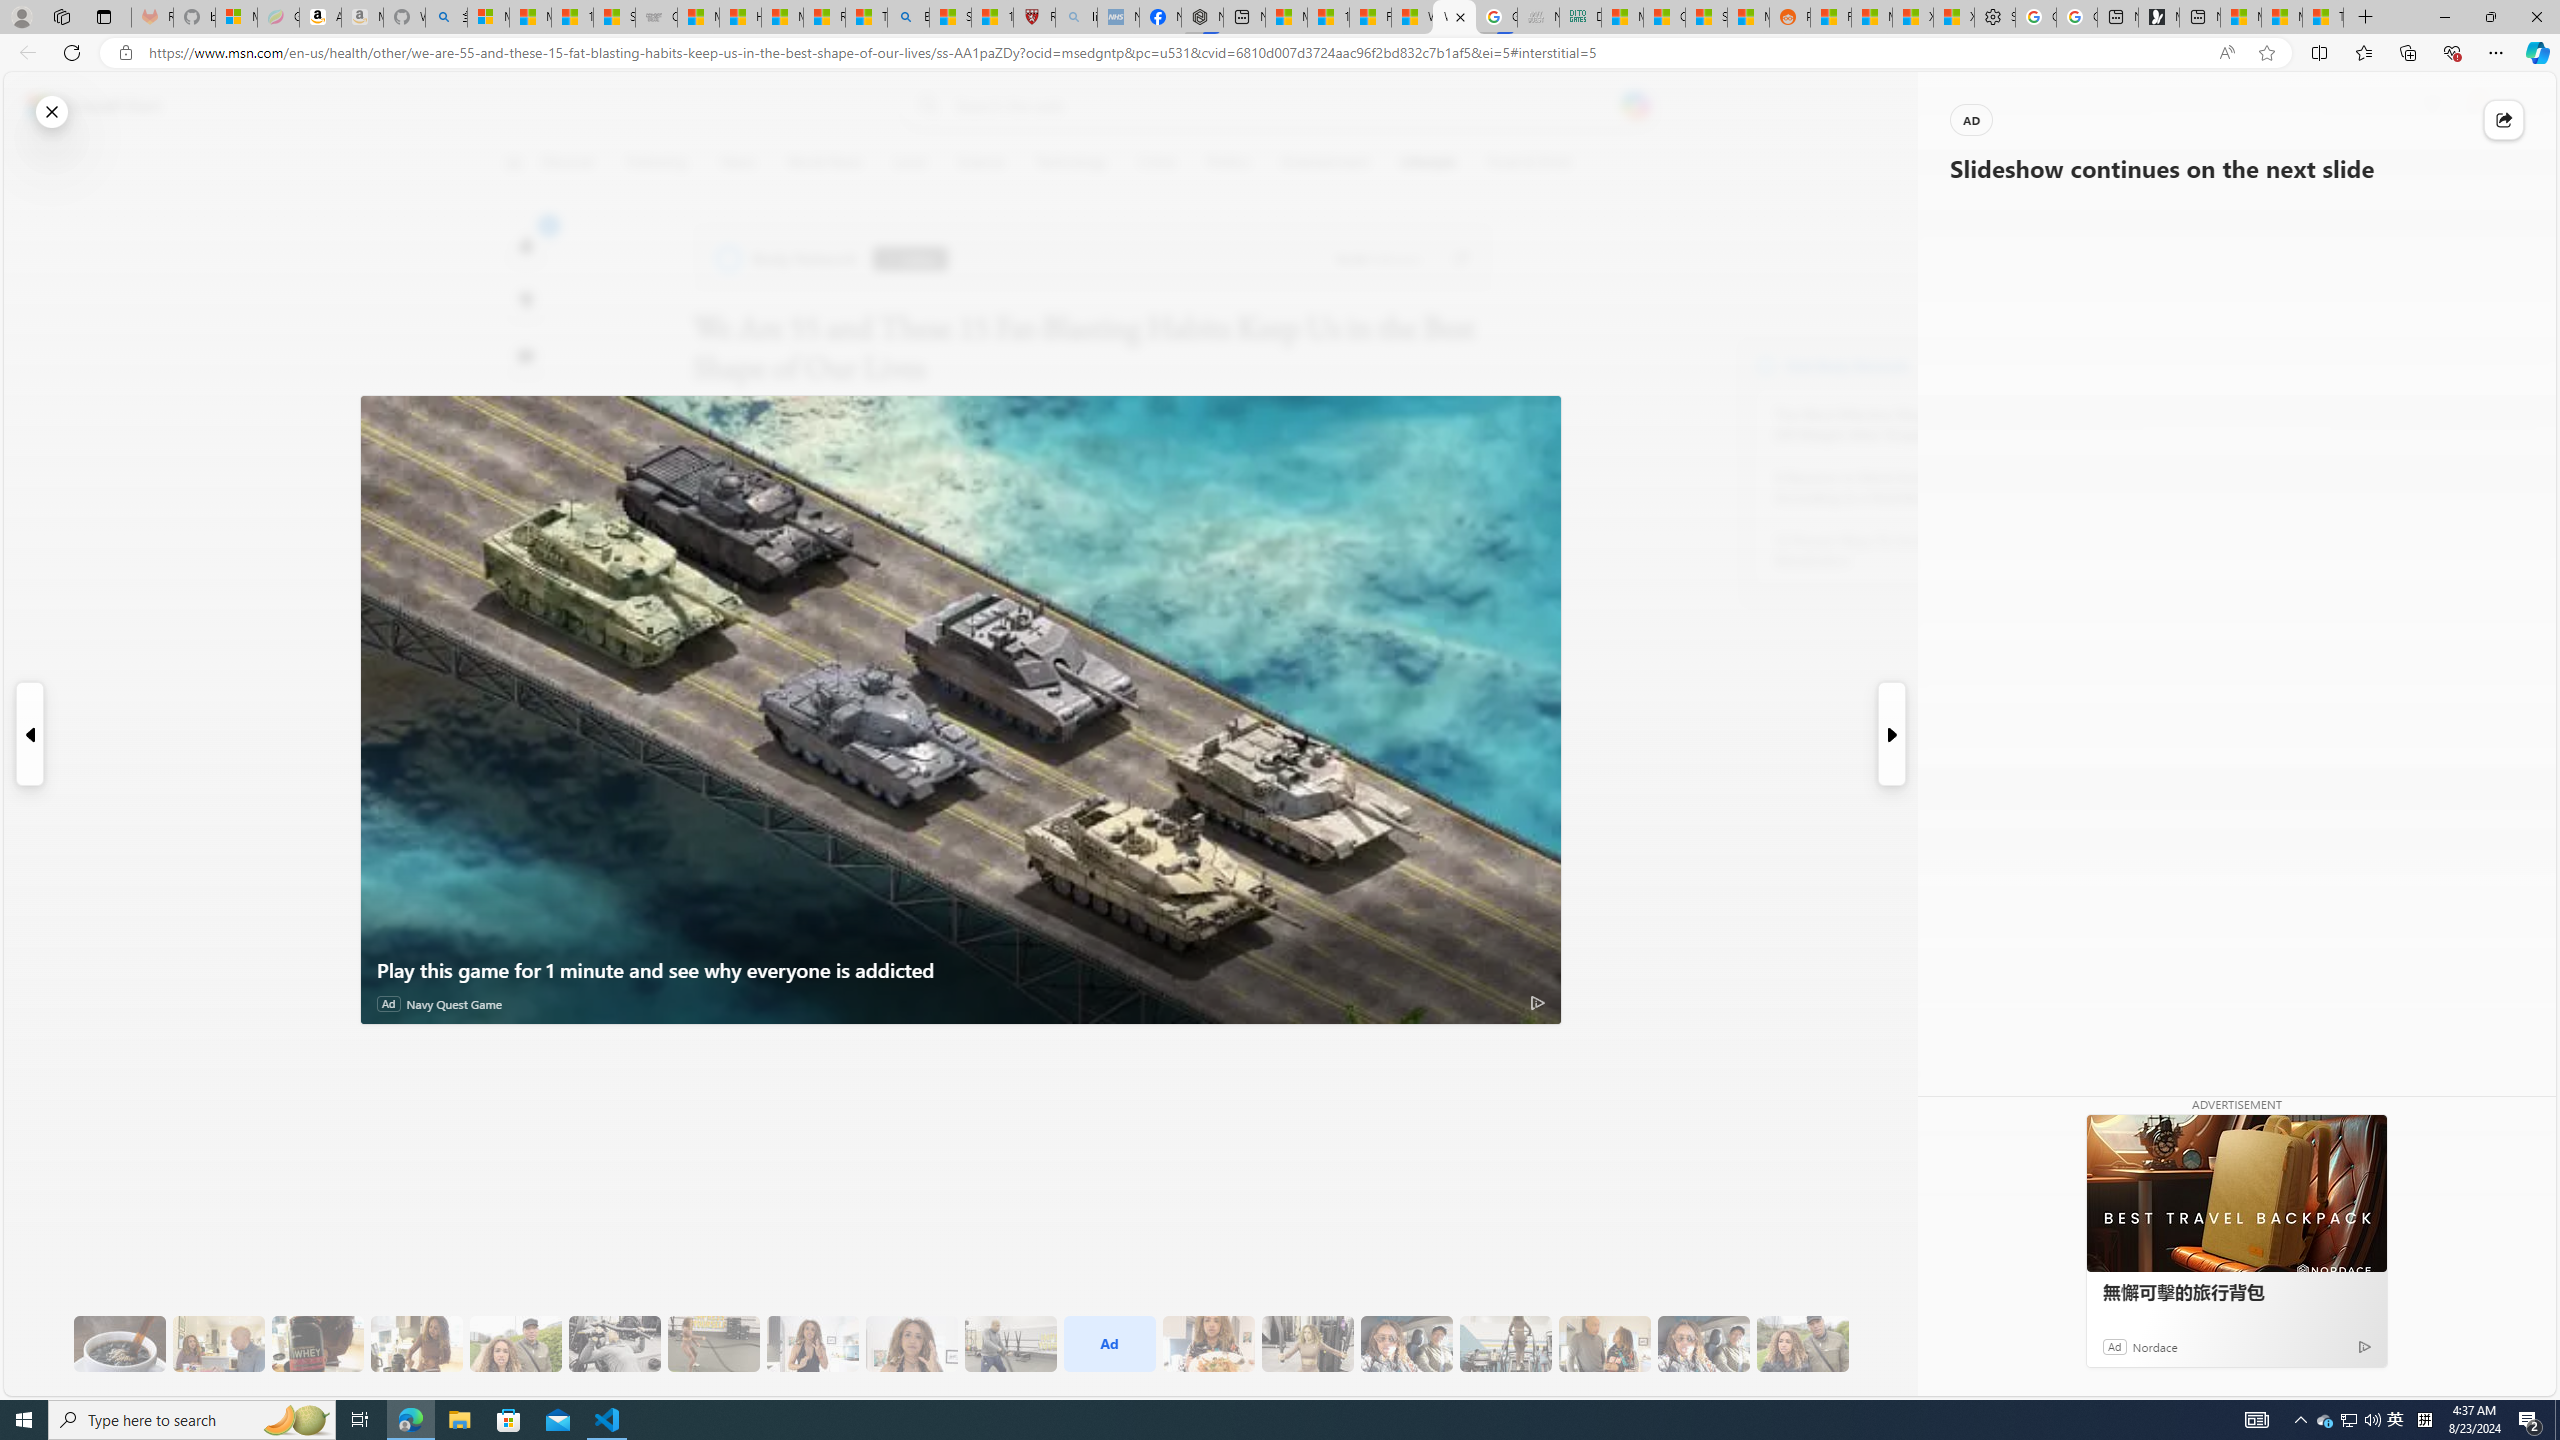 The image size is (2560, 1440). What do you see at coordinates (713, 1344) in the screenshot?
I see `'10 Then, They Do HIIT Cardio'` at bounding box center [713, 1344].